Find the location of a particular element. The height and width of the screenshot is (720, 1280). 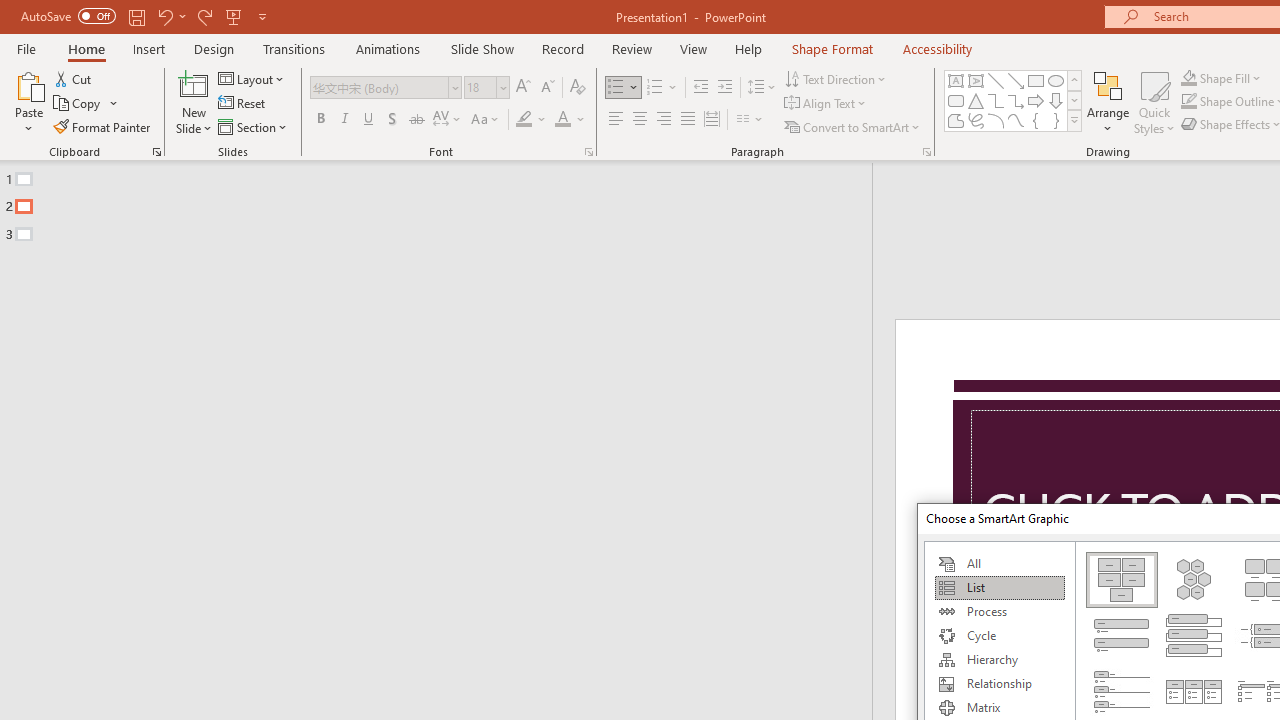

'Copy' is located at coordinates (78, 103).